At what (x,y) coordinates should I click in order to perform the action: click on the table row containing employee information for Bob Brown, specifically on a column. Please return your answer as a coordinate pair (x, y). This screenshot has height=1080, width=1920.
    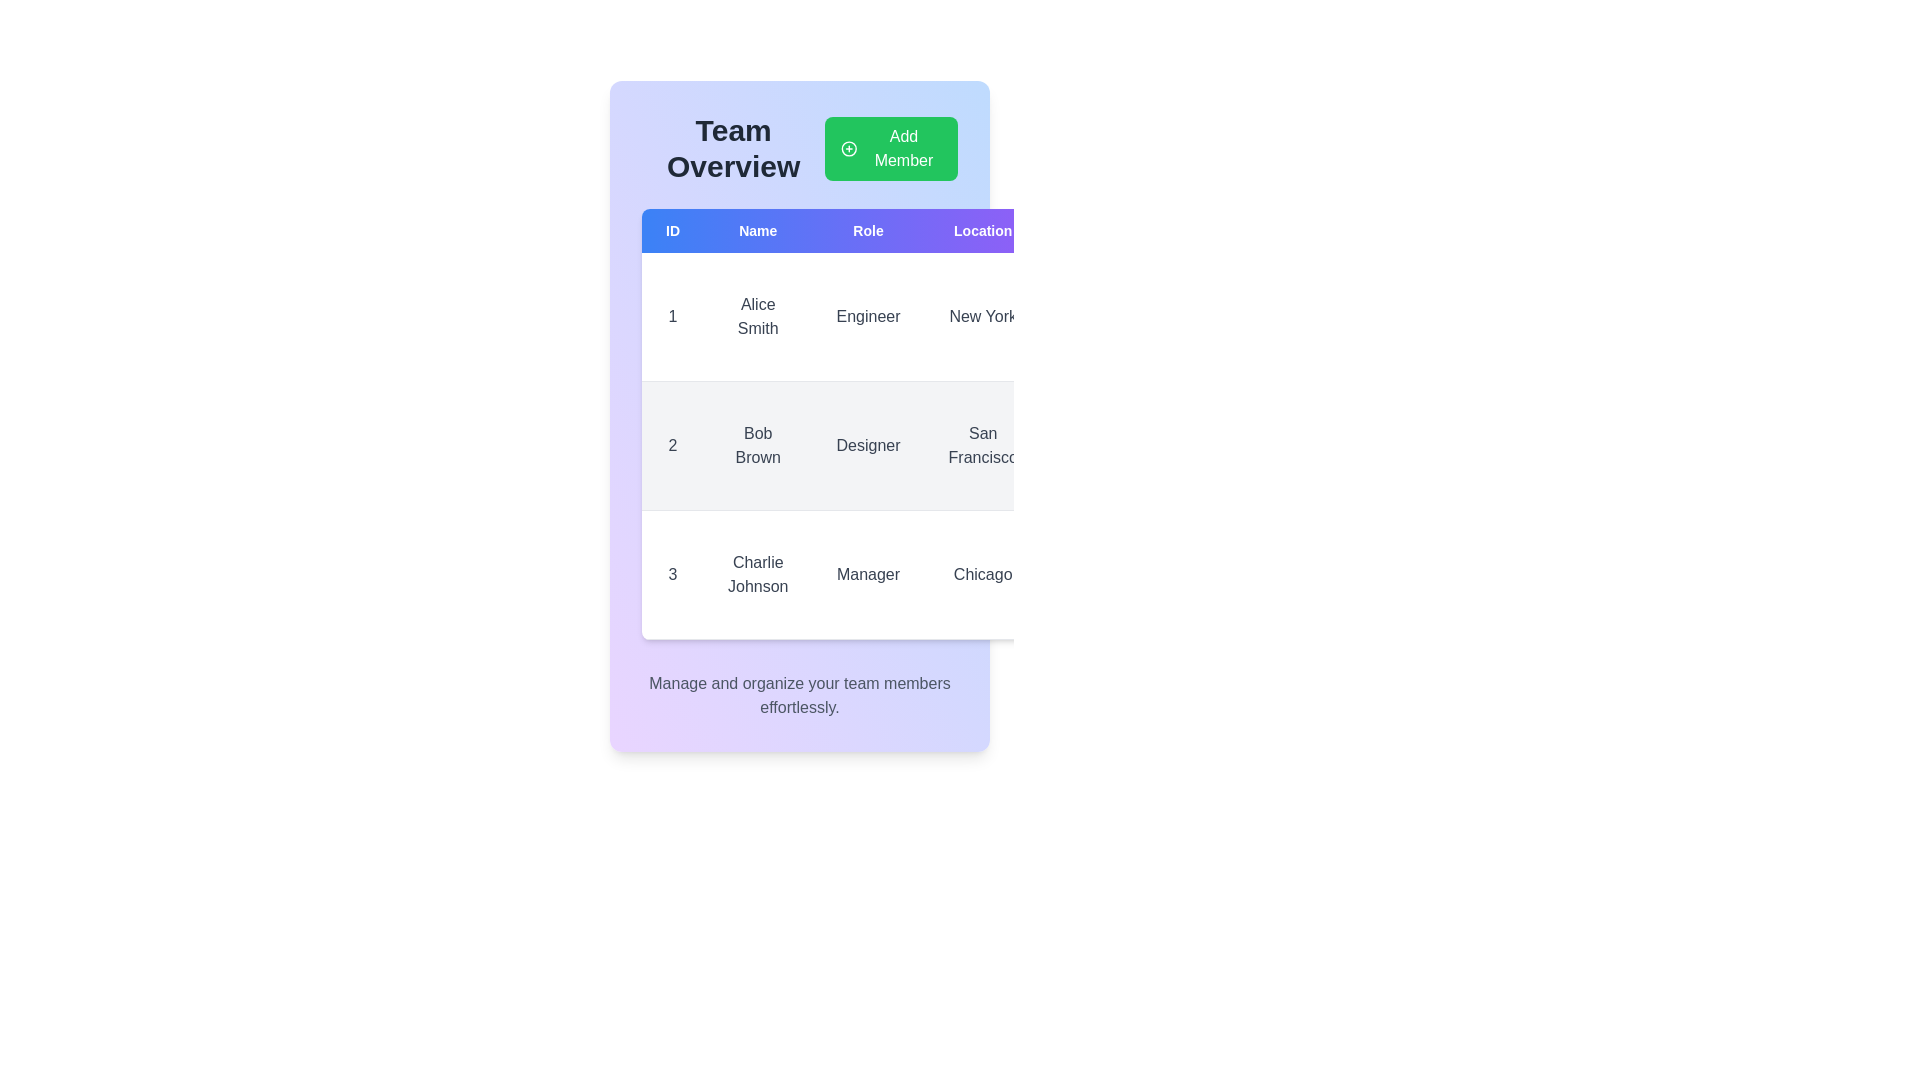
    Looking at the image, I should click on (890, 445).